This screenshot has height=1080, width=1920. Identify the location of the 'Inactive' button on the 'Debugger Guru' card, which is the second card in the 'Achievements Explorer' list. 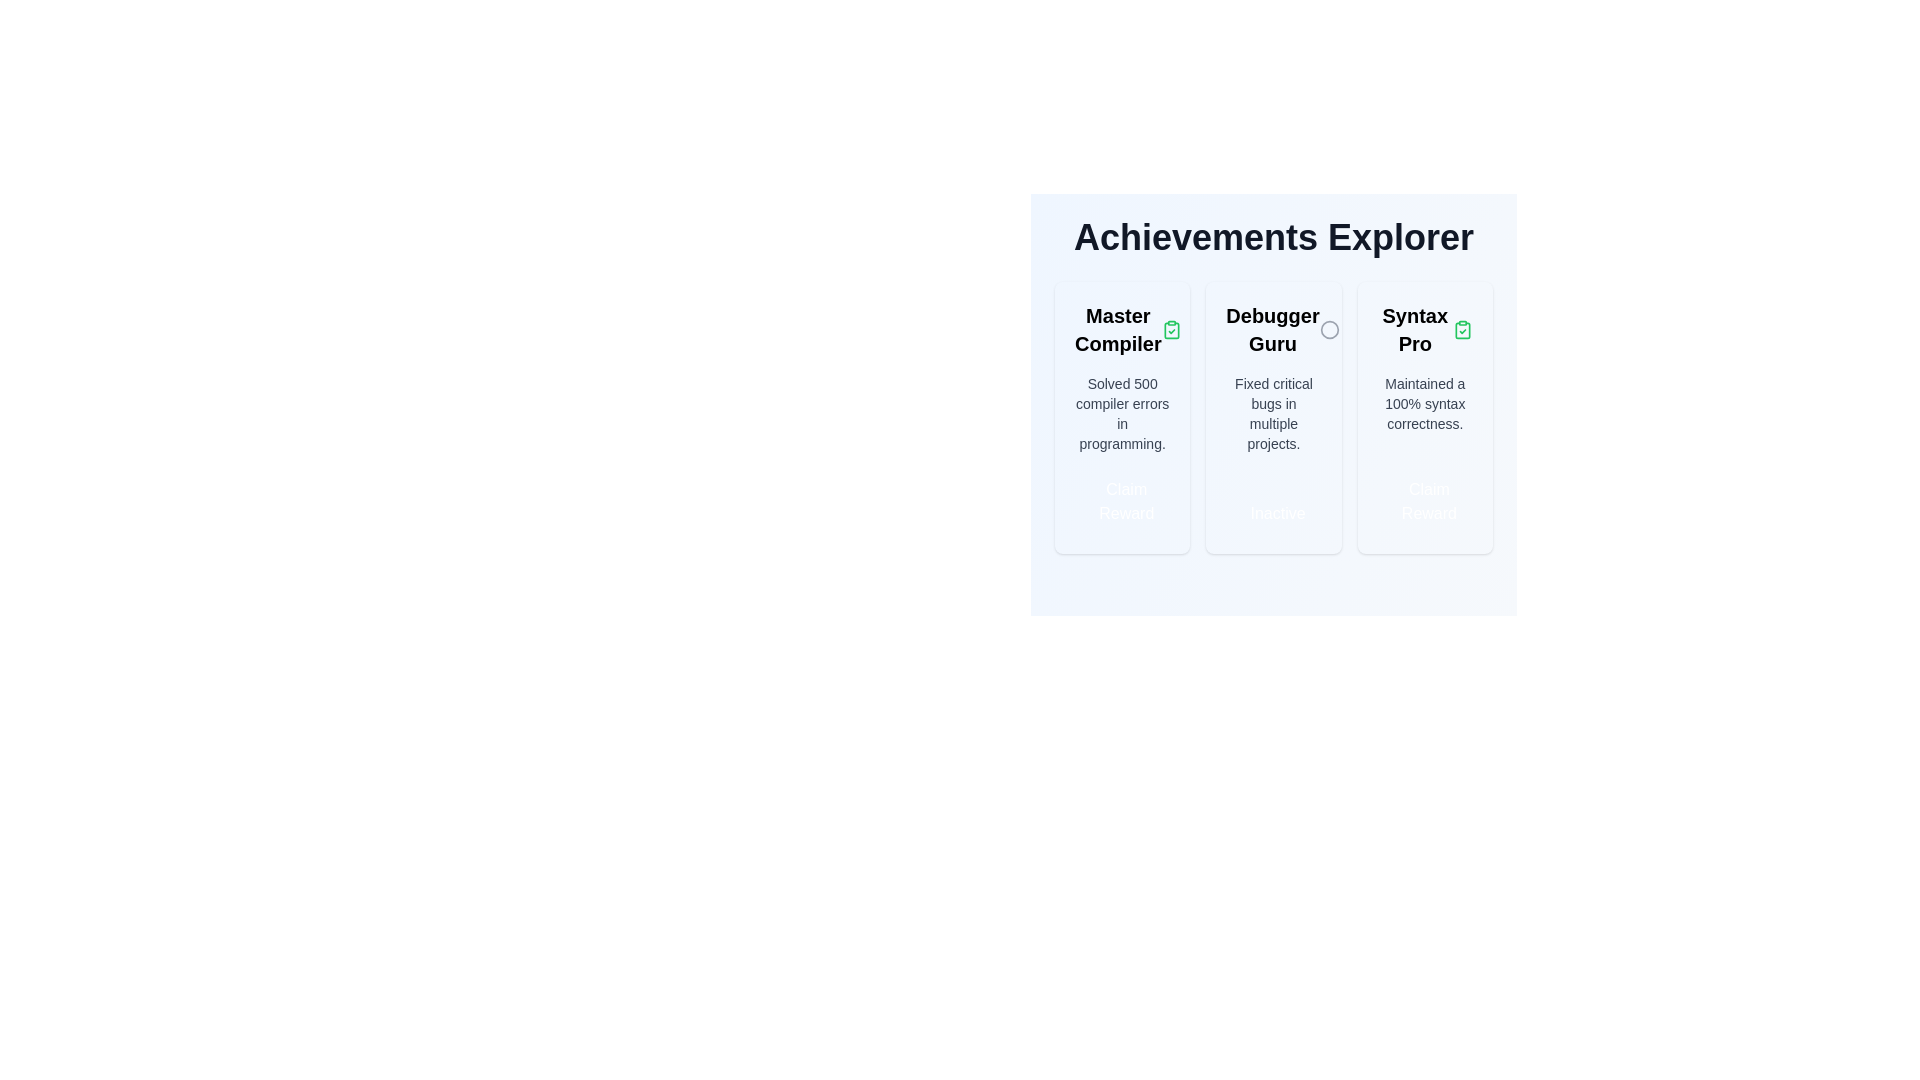
(1272, 393).